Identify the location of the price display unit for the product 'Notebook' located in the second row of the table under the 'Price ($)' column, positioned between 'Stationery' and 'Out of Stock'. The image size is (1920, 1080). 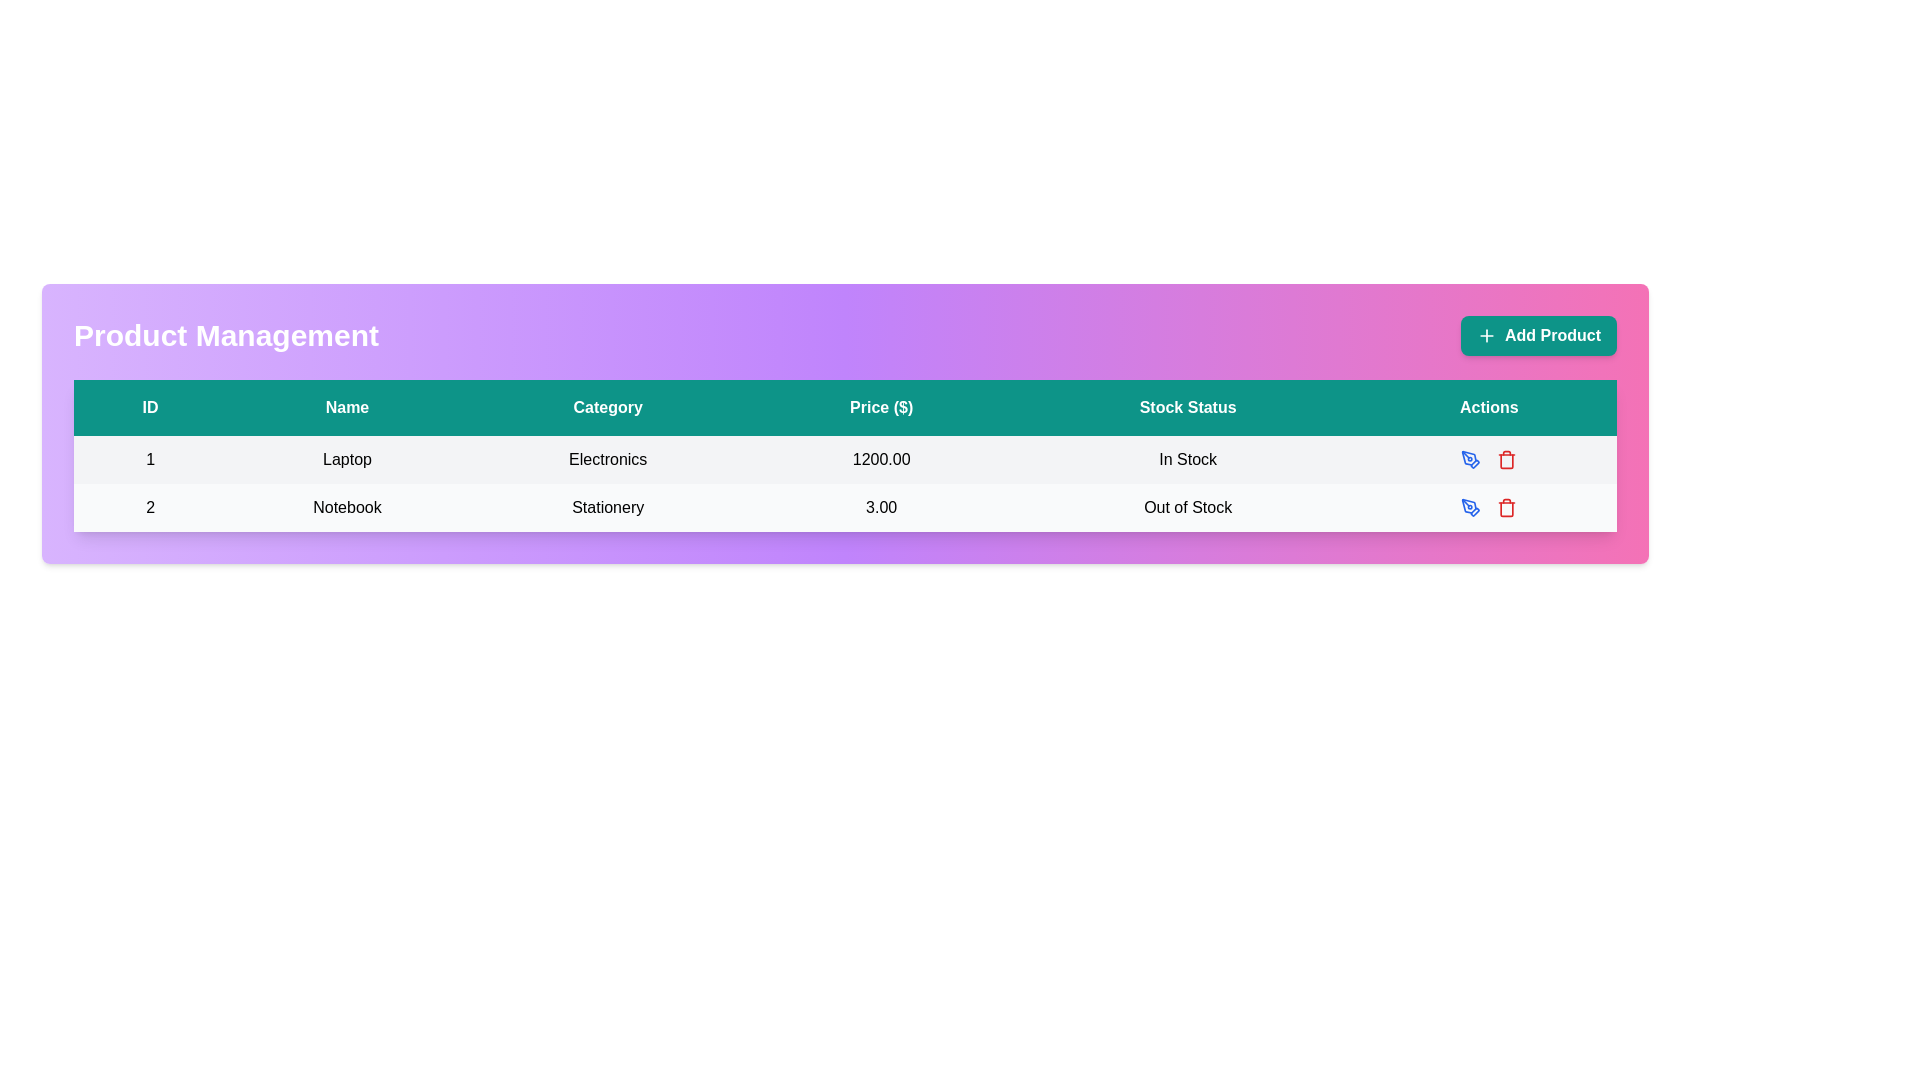
(880, 507).